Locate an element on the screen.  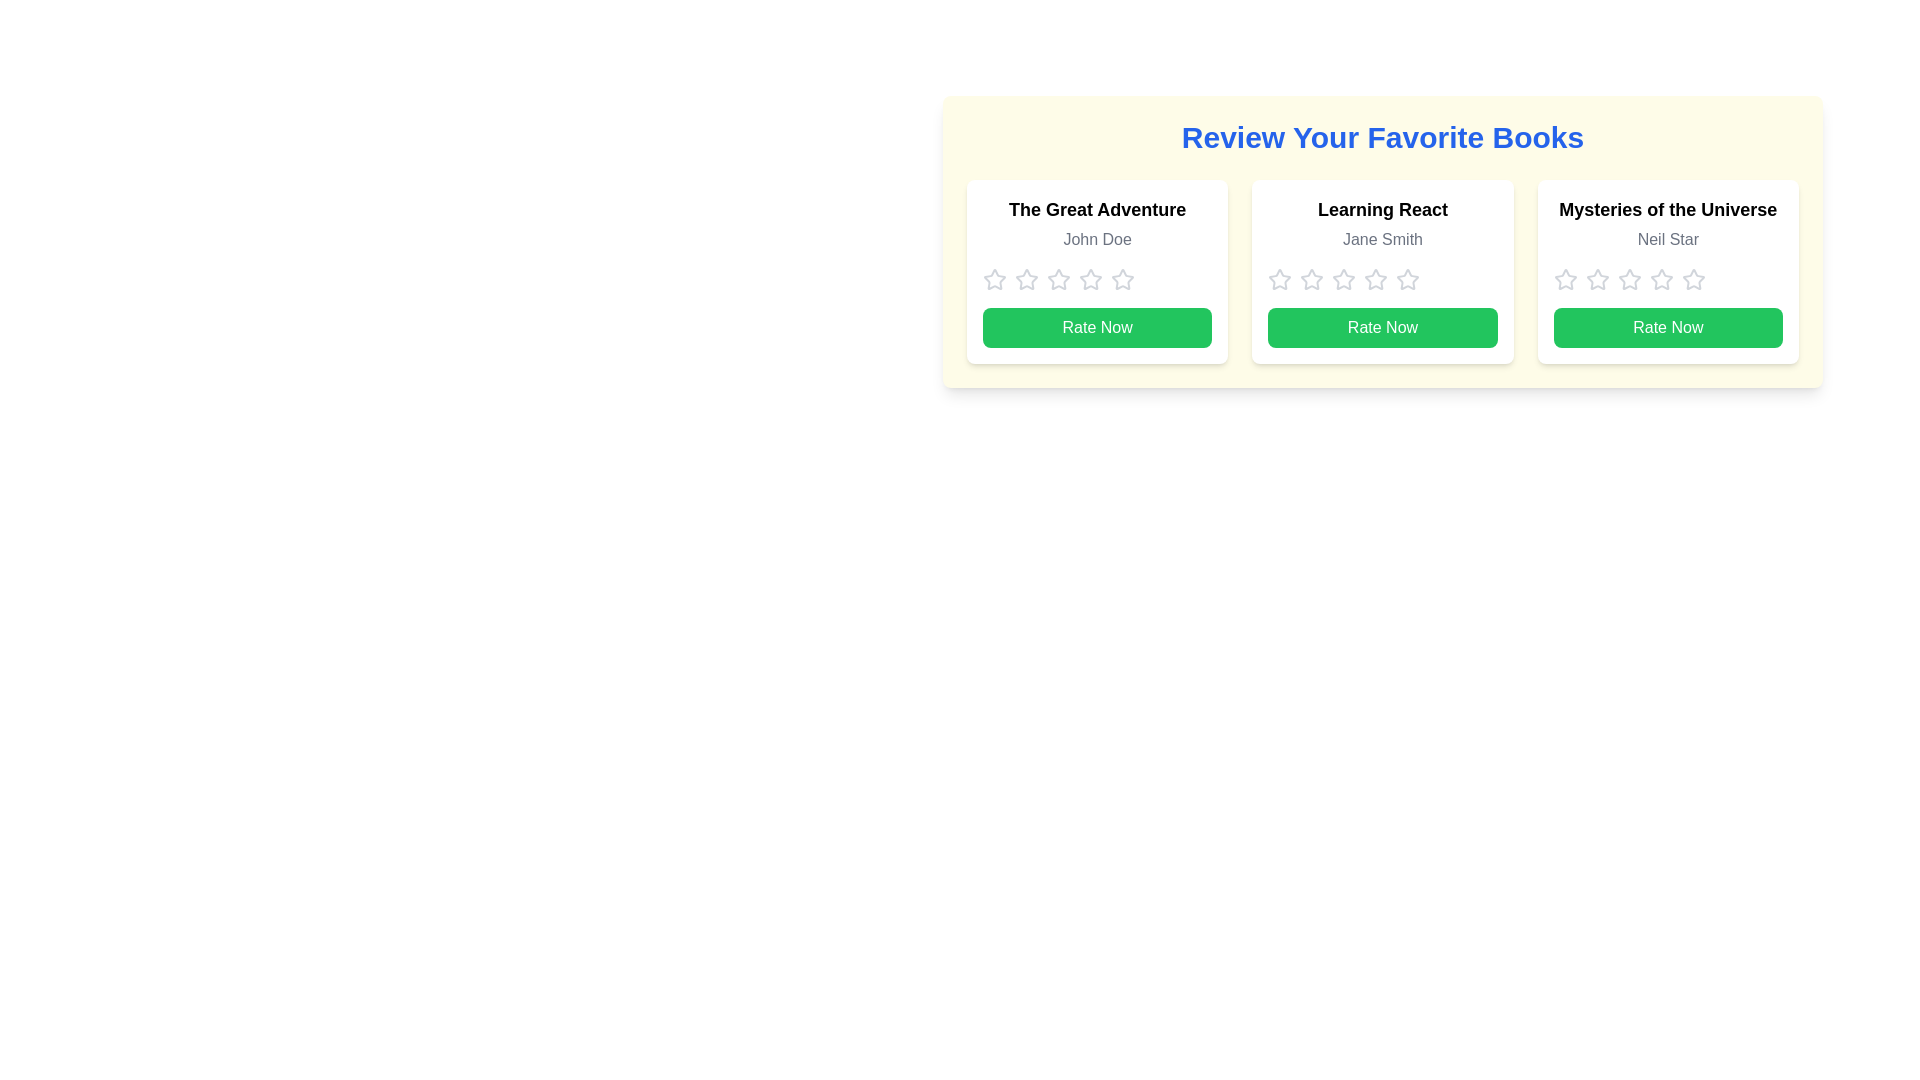
the center star of the rating bar, which is part of a group of five star icons arranged horizontally below the texts 'Learning React' and 'Jane Smith', for bulk actions is located at coordinates (1381, 280).